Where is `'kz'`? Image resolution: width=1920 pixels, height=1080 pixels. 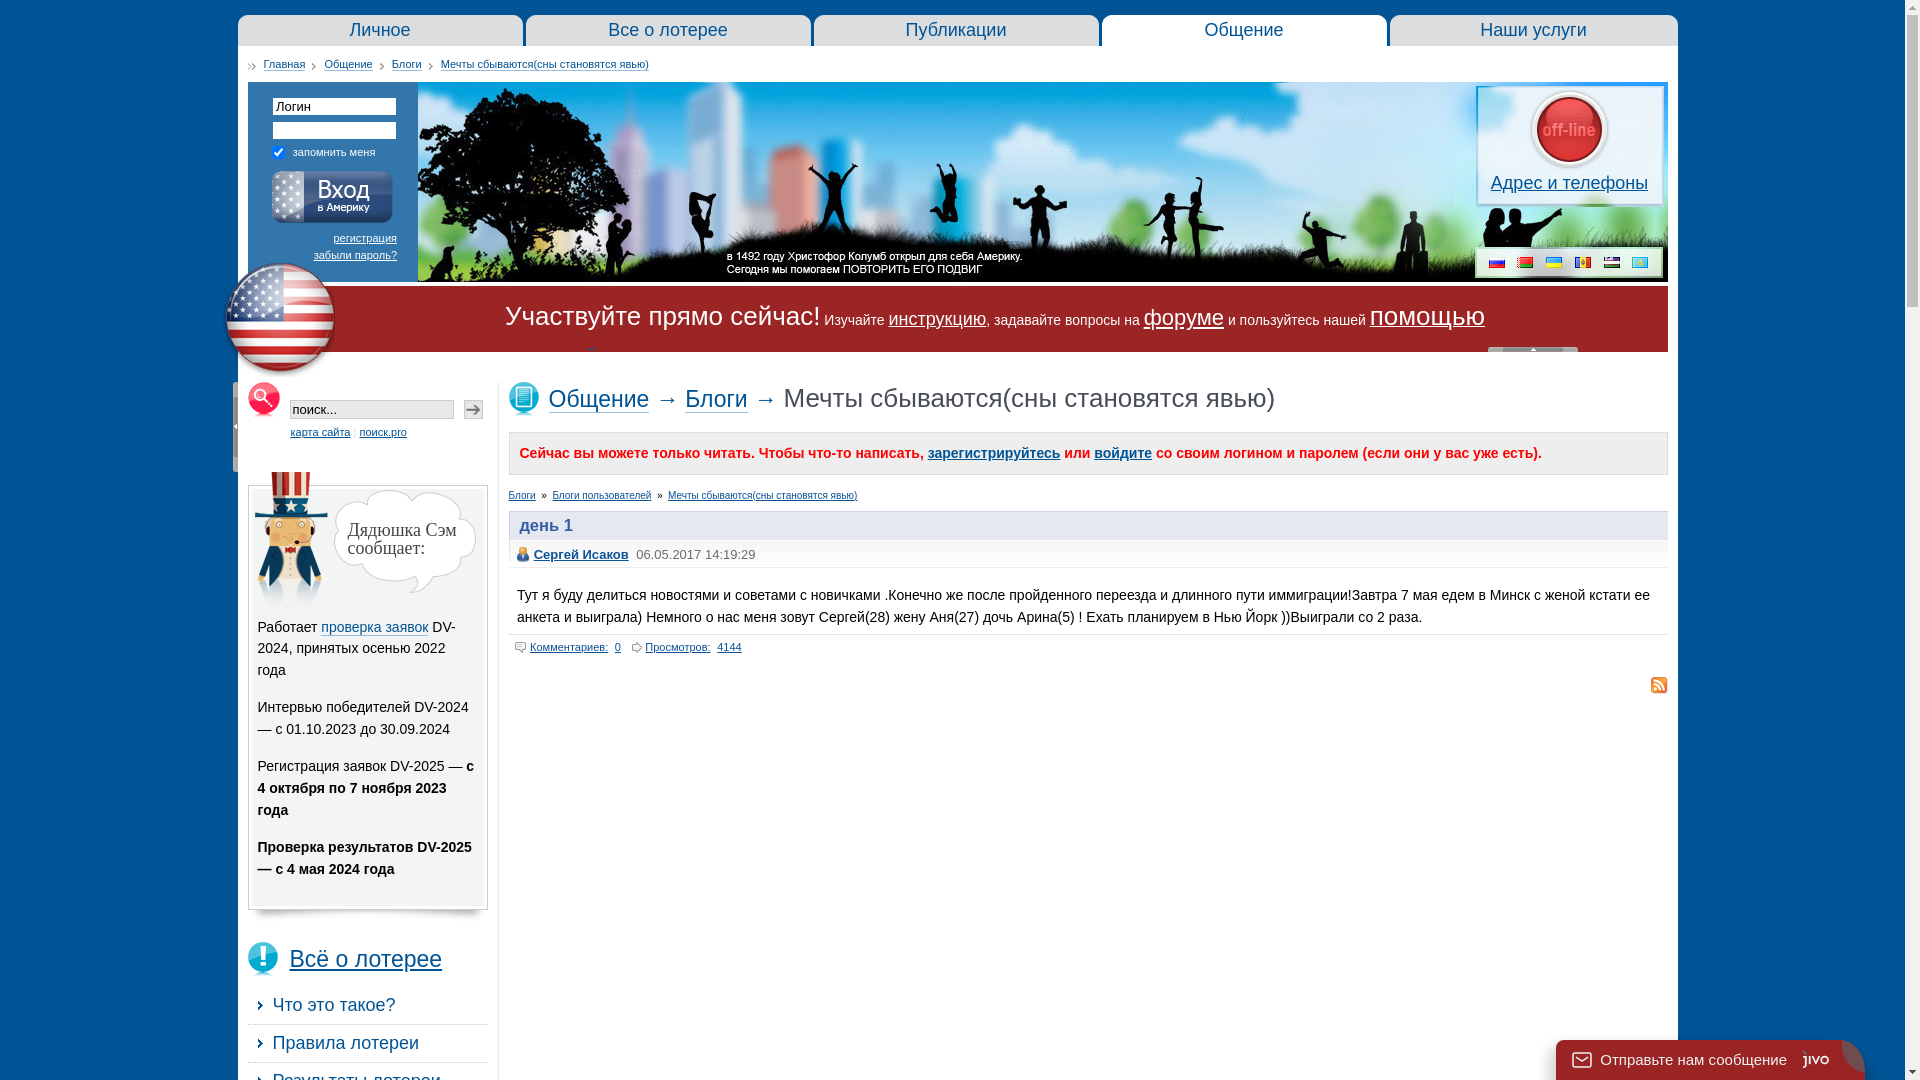
'kz' is located at coordinates (1640, 263).